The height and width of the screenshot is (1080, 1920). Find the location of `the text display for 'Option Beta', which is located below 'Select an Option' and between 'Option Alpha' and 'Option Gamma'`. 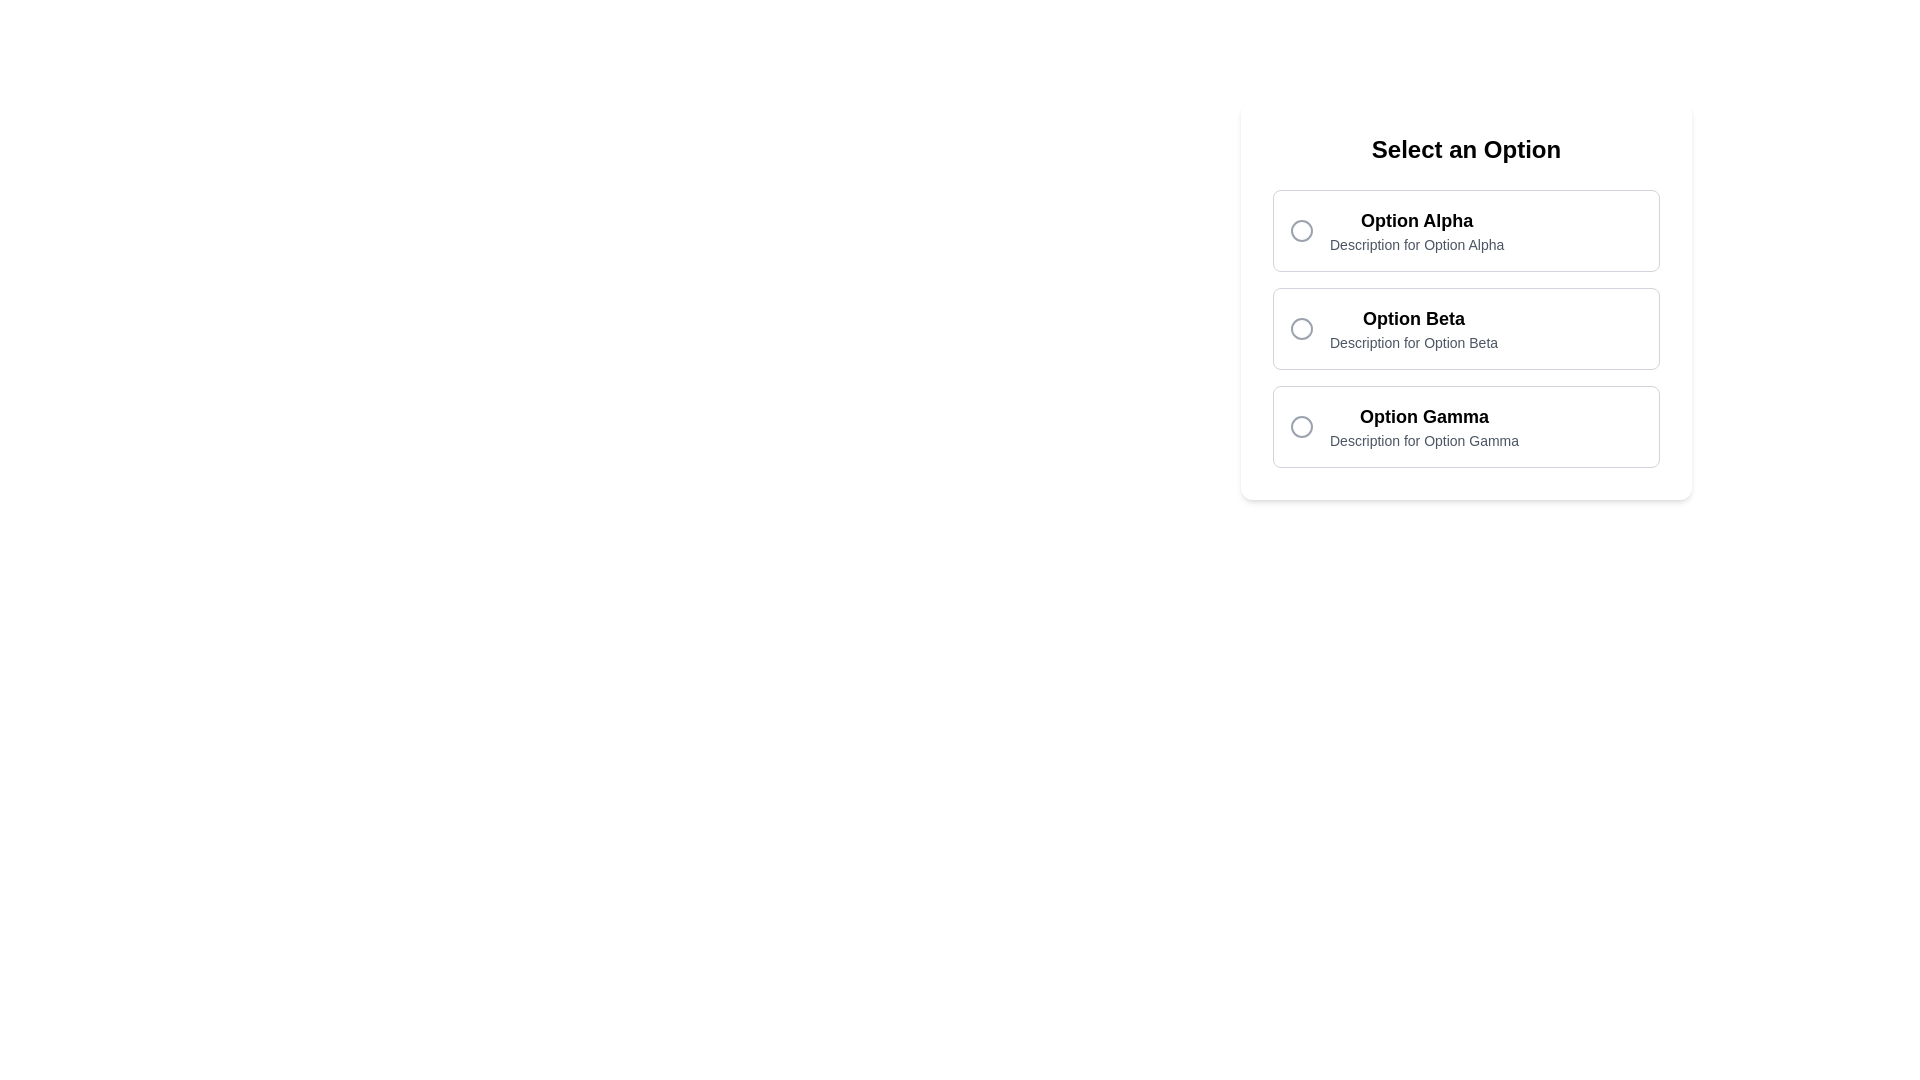

the text display for 'Option Beta', which is located below 'Select an Option' and between 'Option Alpha' and 'Option Gamma' is located at coordinates (1413, 327).